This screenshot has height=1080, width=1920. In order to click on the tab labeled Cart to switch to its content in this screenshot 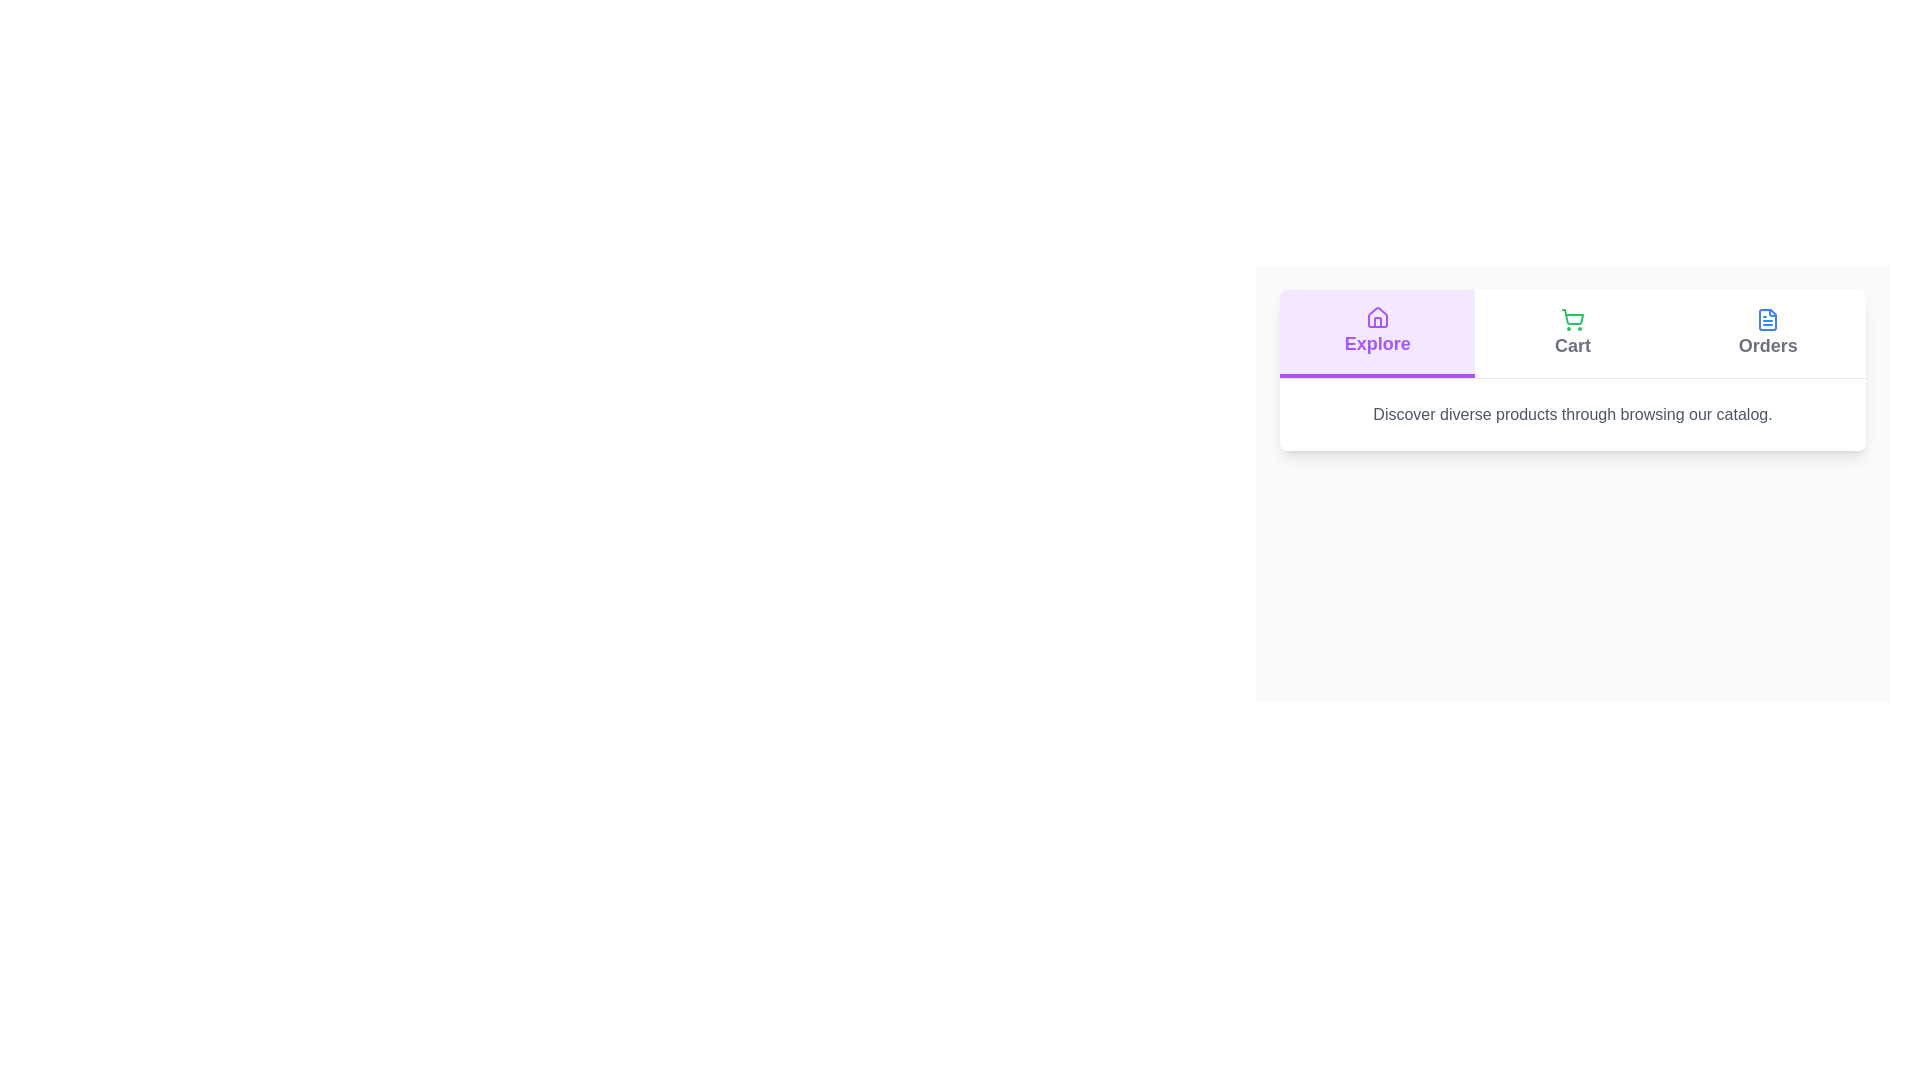, I will do `click(1572, 333)`.